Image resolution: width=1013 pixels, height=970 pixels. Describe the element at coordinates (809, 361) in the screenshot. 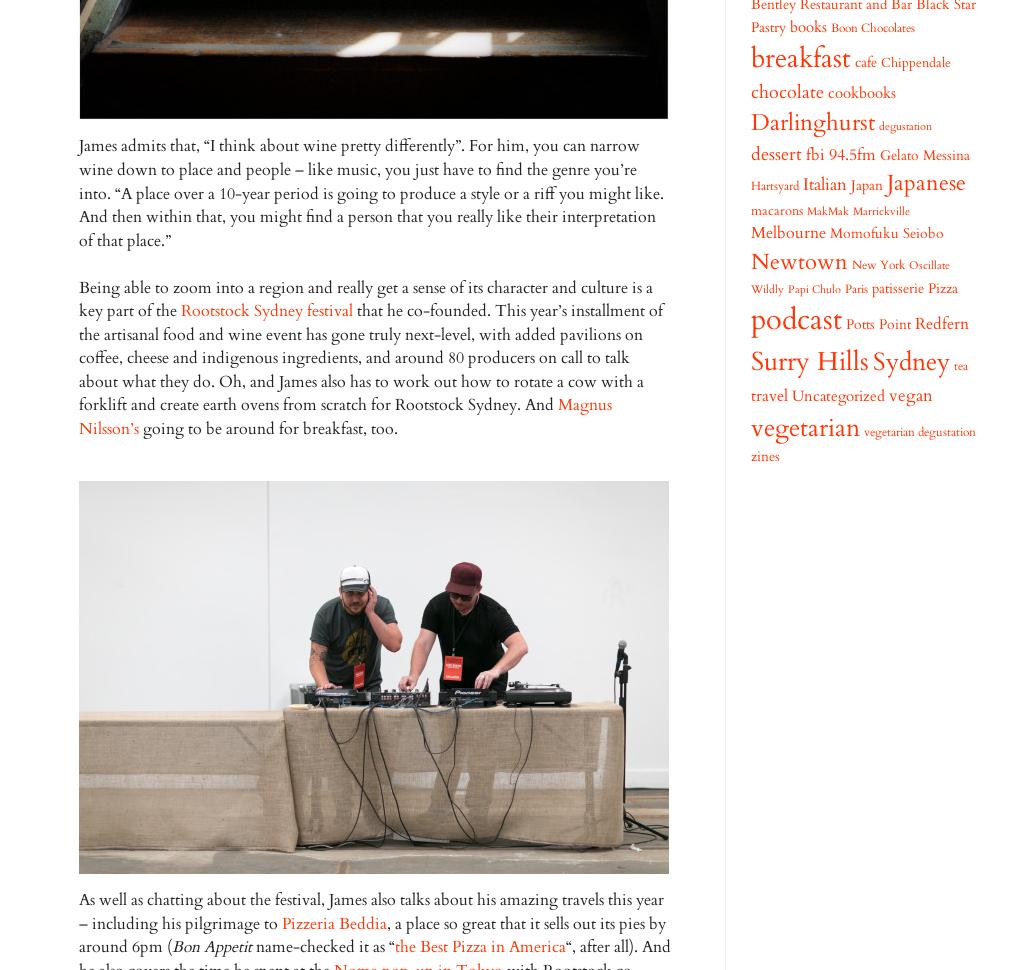

I see `'Surry Hills'` at that location.